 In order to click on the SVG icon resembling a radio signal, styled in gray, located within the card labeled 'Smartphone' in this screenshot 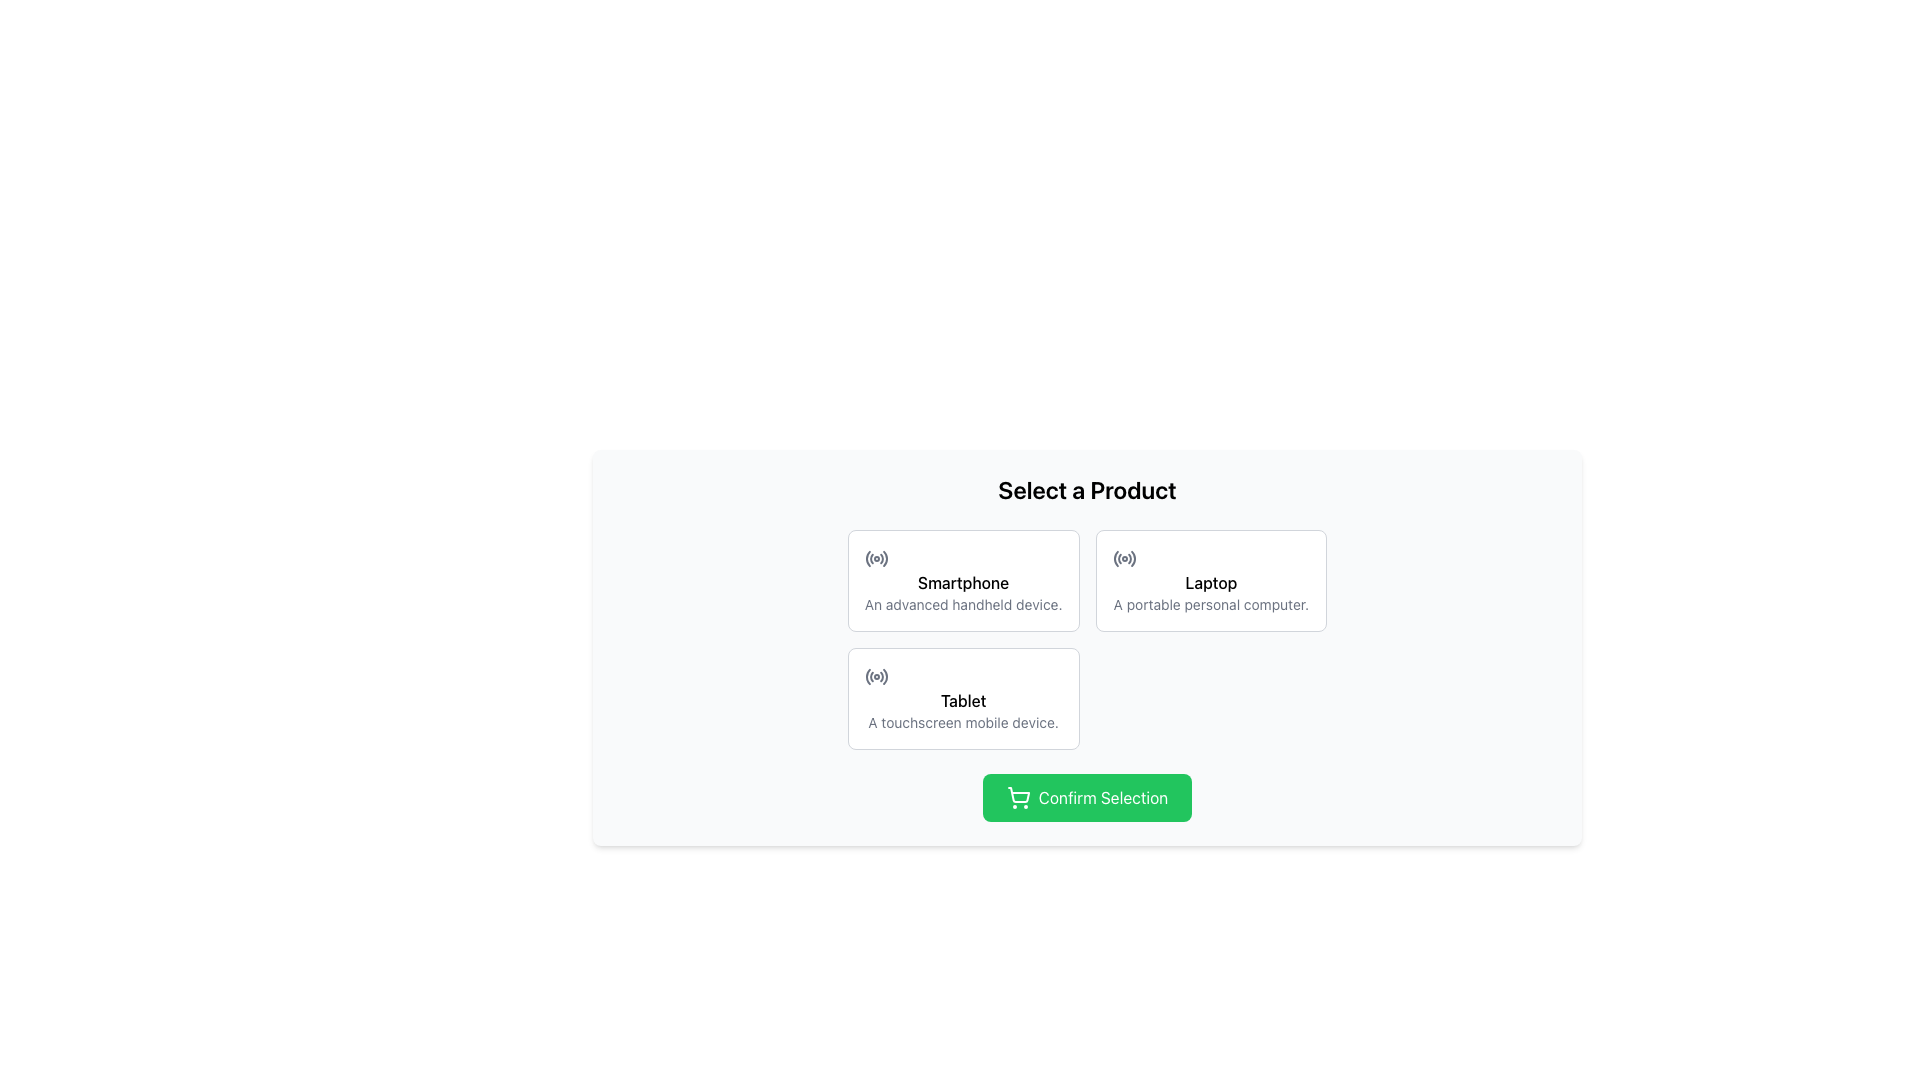, I will do `click(876, 559)`.